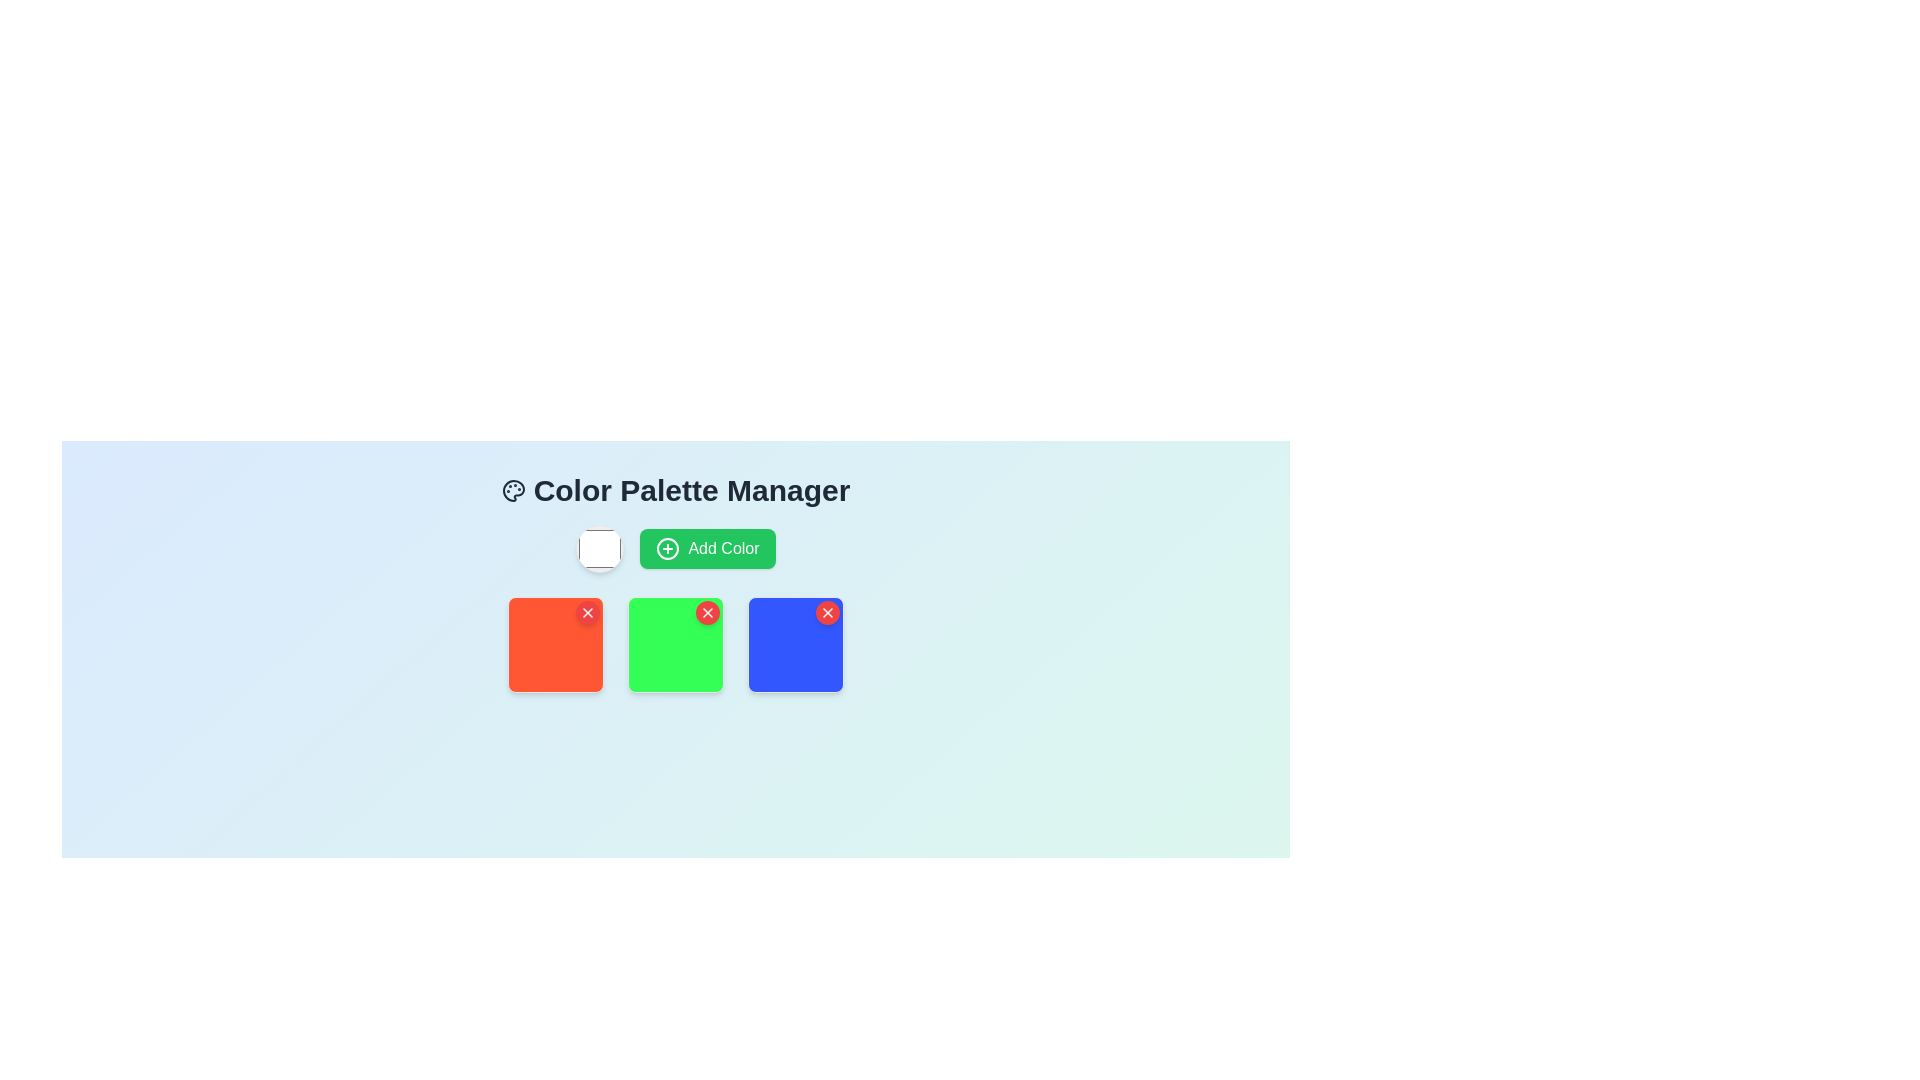 Image resolution: width=1920 pixels, height=1080 pixels. I want to click on the decorative icon representing the color palette feature located near the title 'Color Palette Manager', so click(513, 490).